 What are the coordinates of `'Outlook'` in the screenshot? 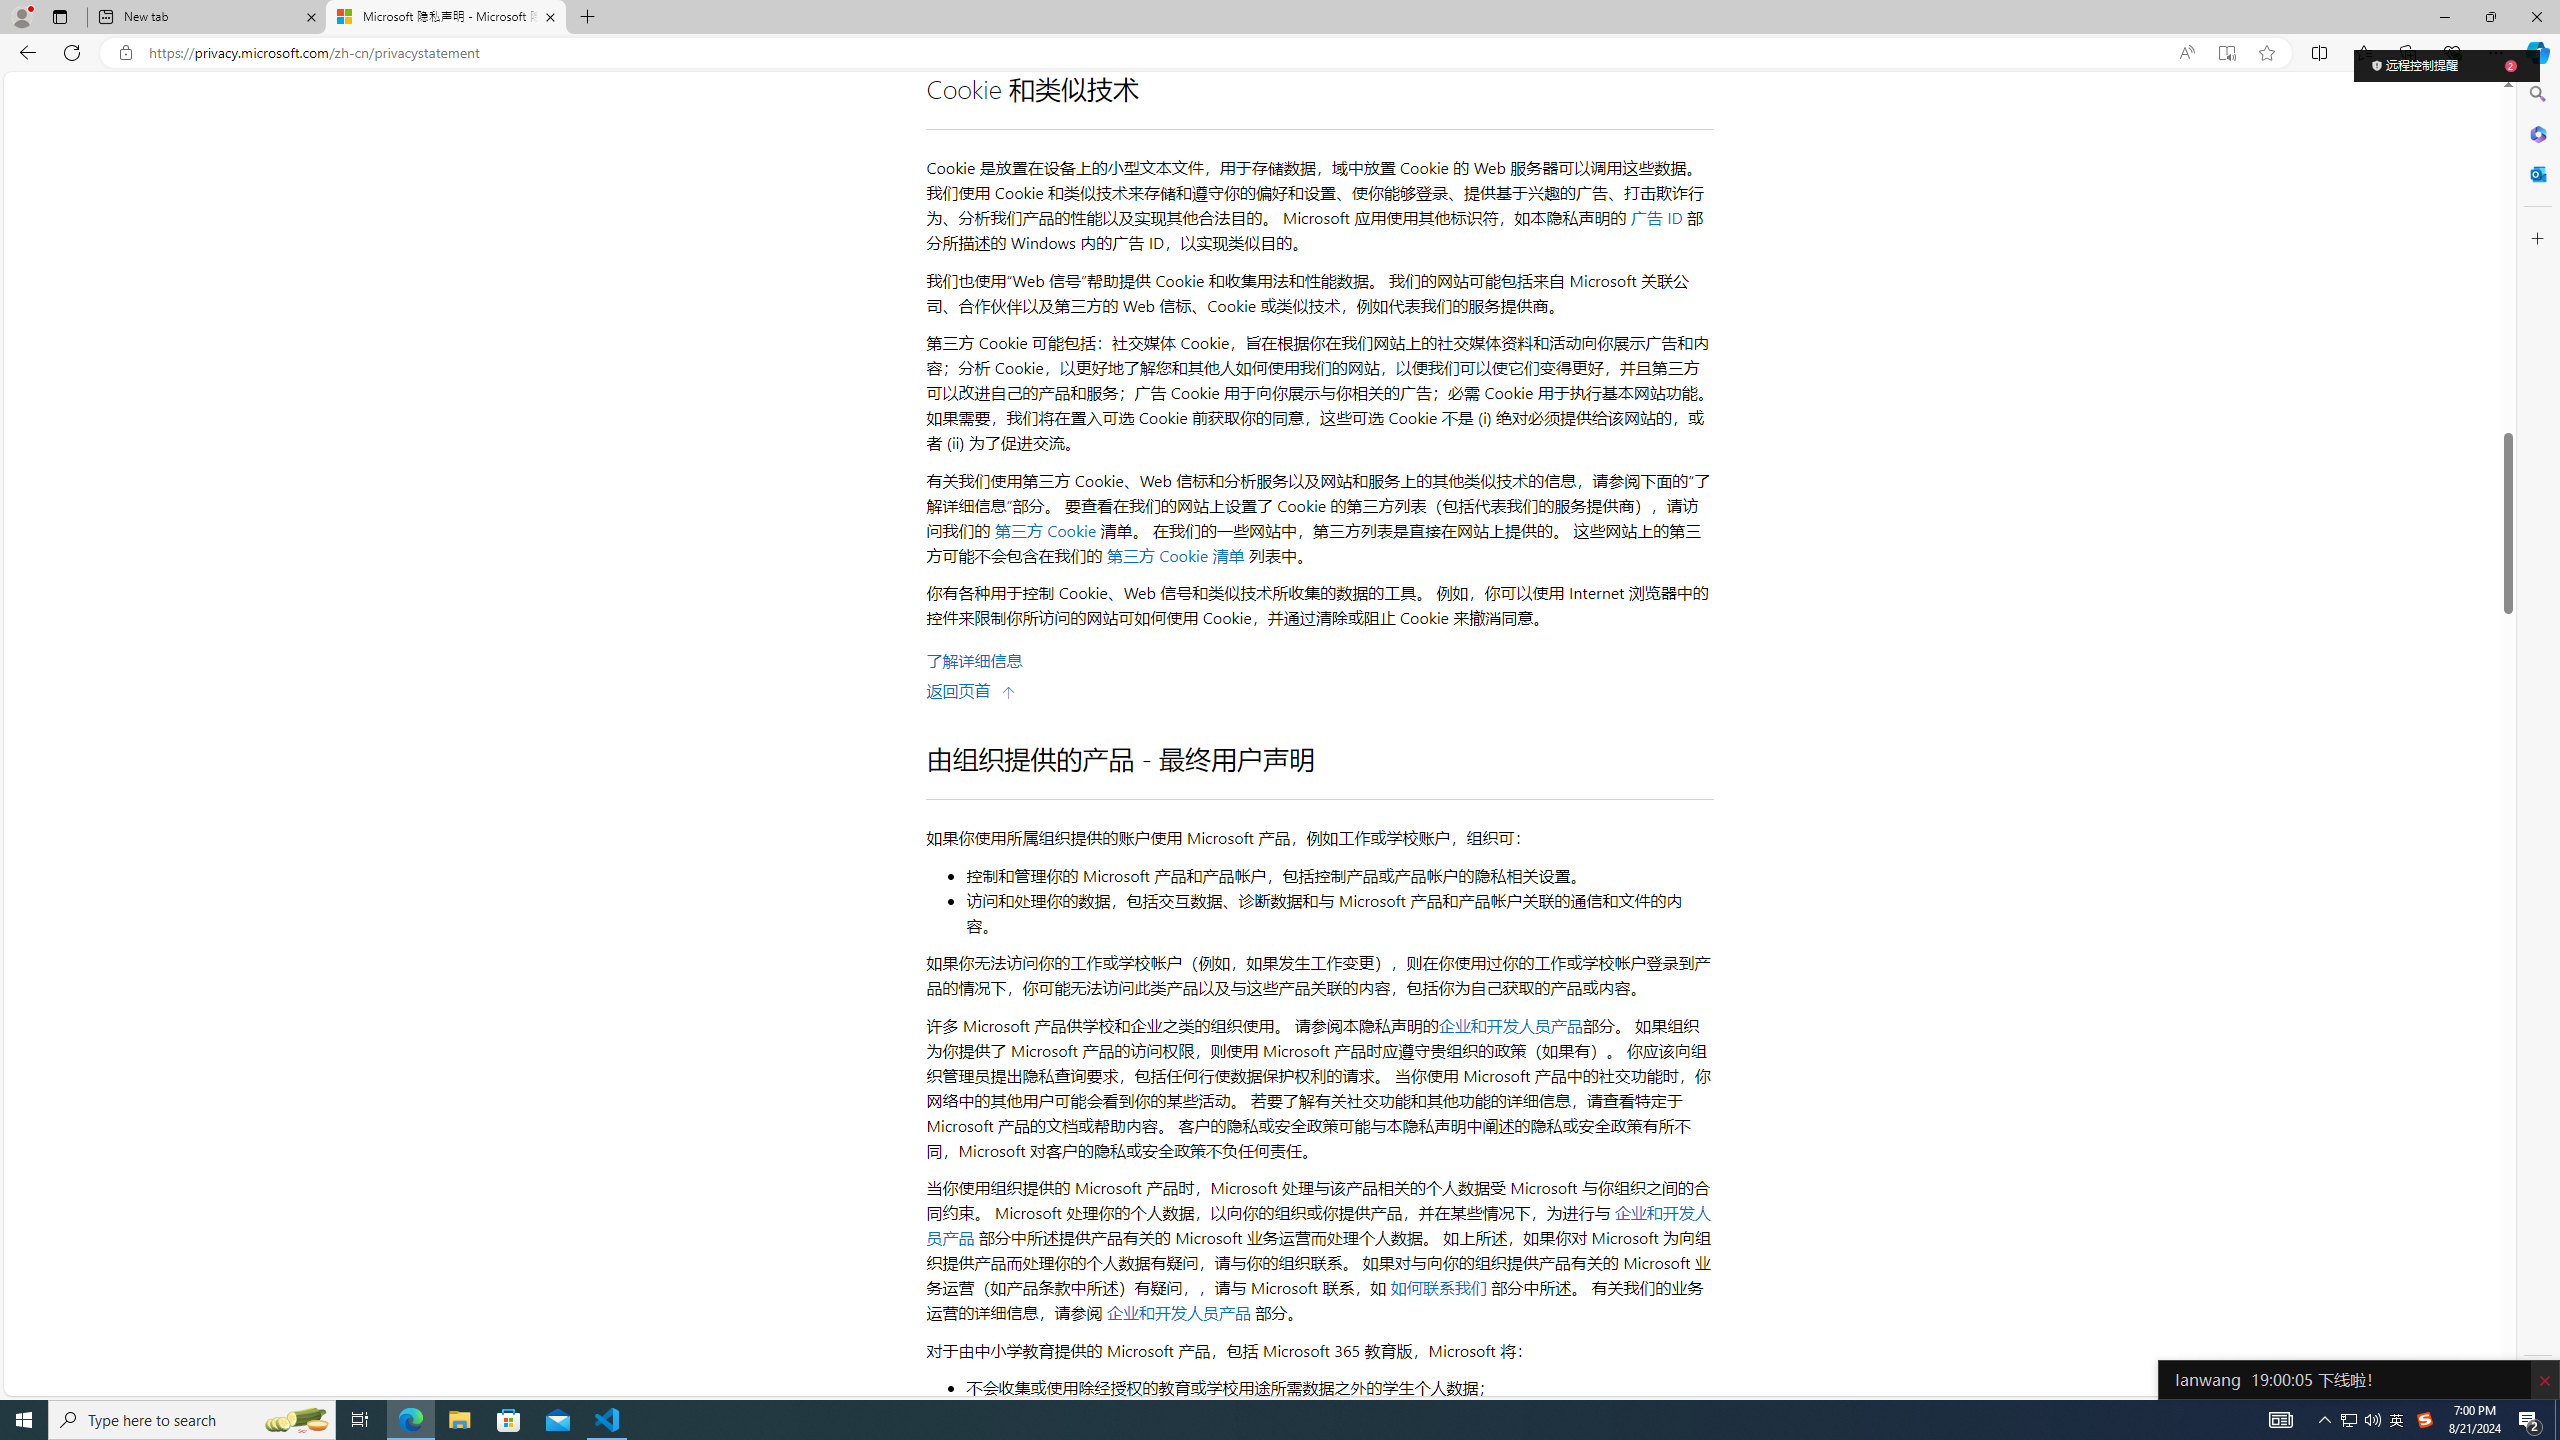 It's located at (2535, 172).